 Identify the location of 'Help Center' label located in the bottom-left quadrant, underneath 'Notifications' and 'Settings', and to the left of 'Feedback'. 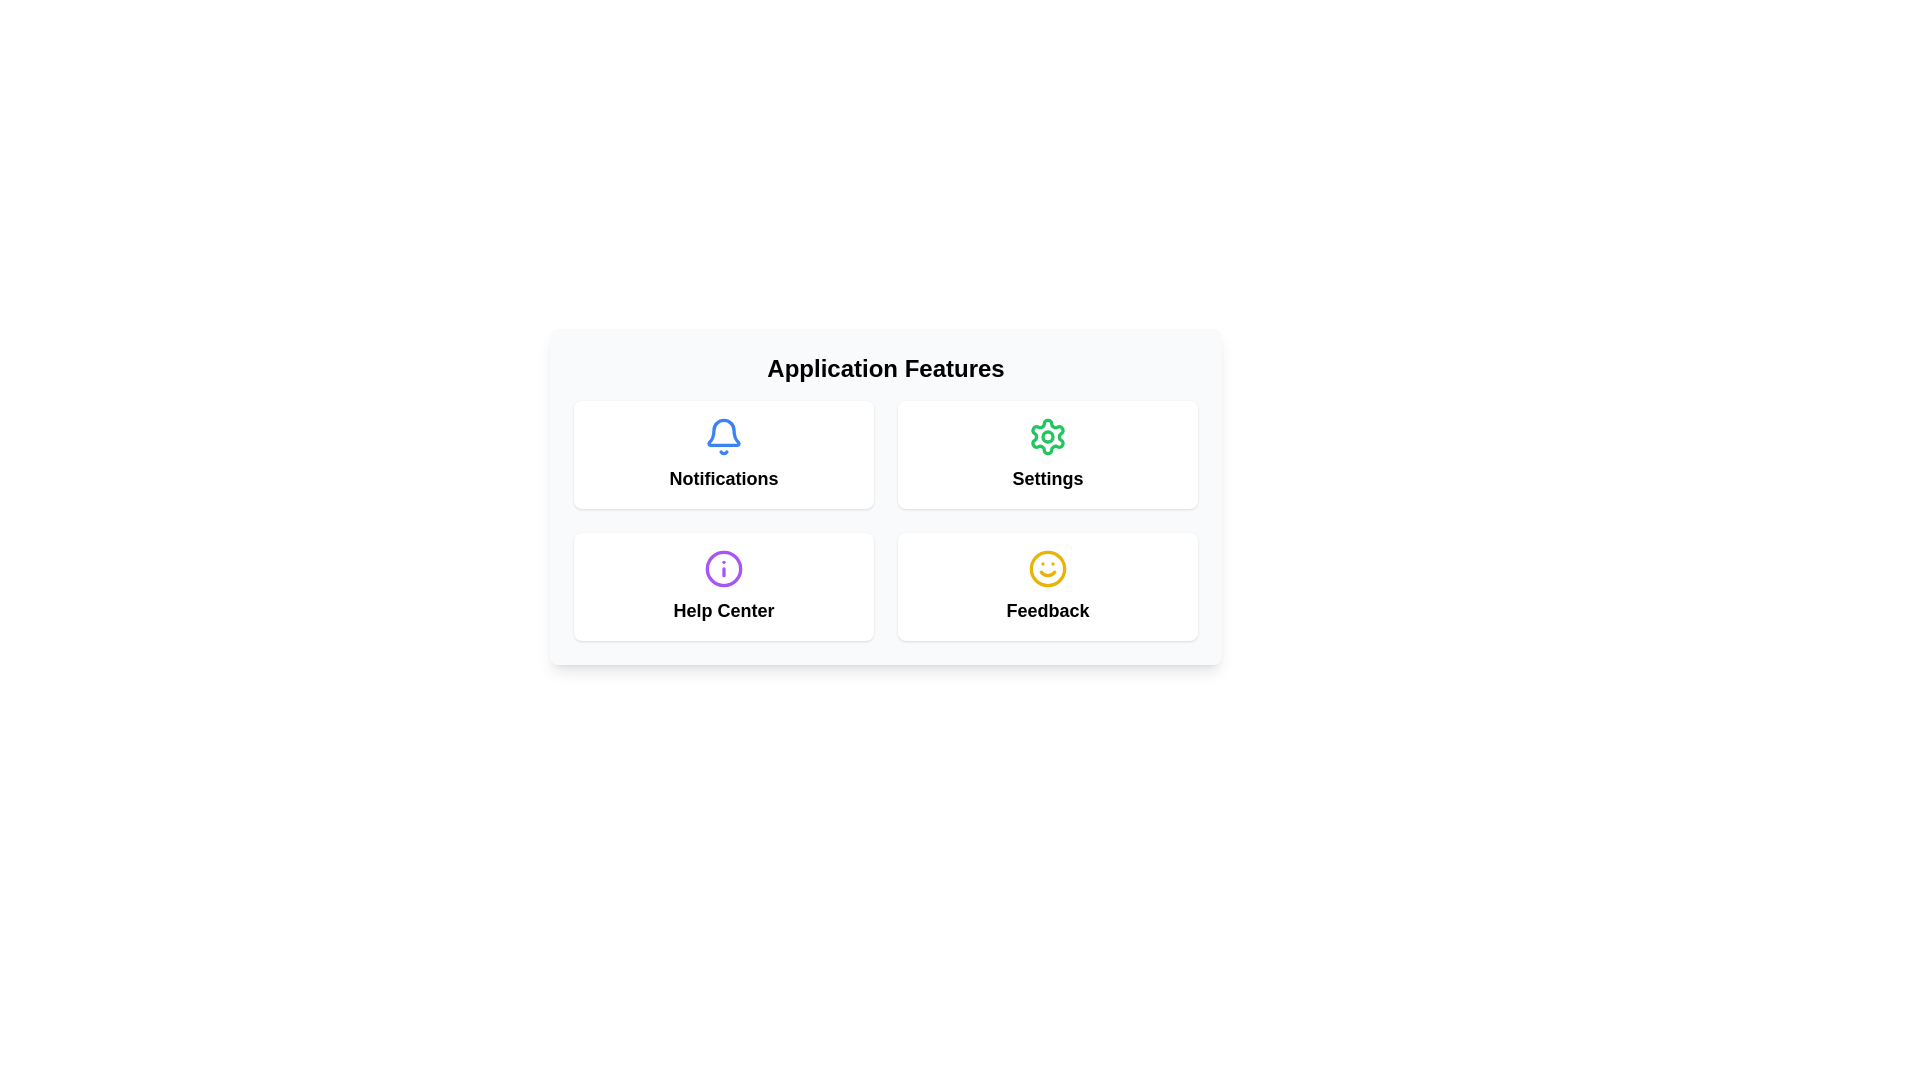
(723, 609).